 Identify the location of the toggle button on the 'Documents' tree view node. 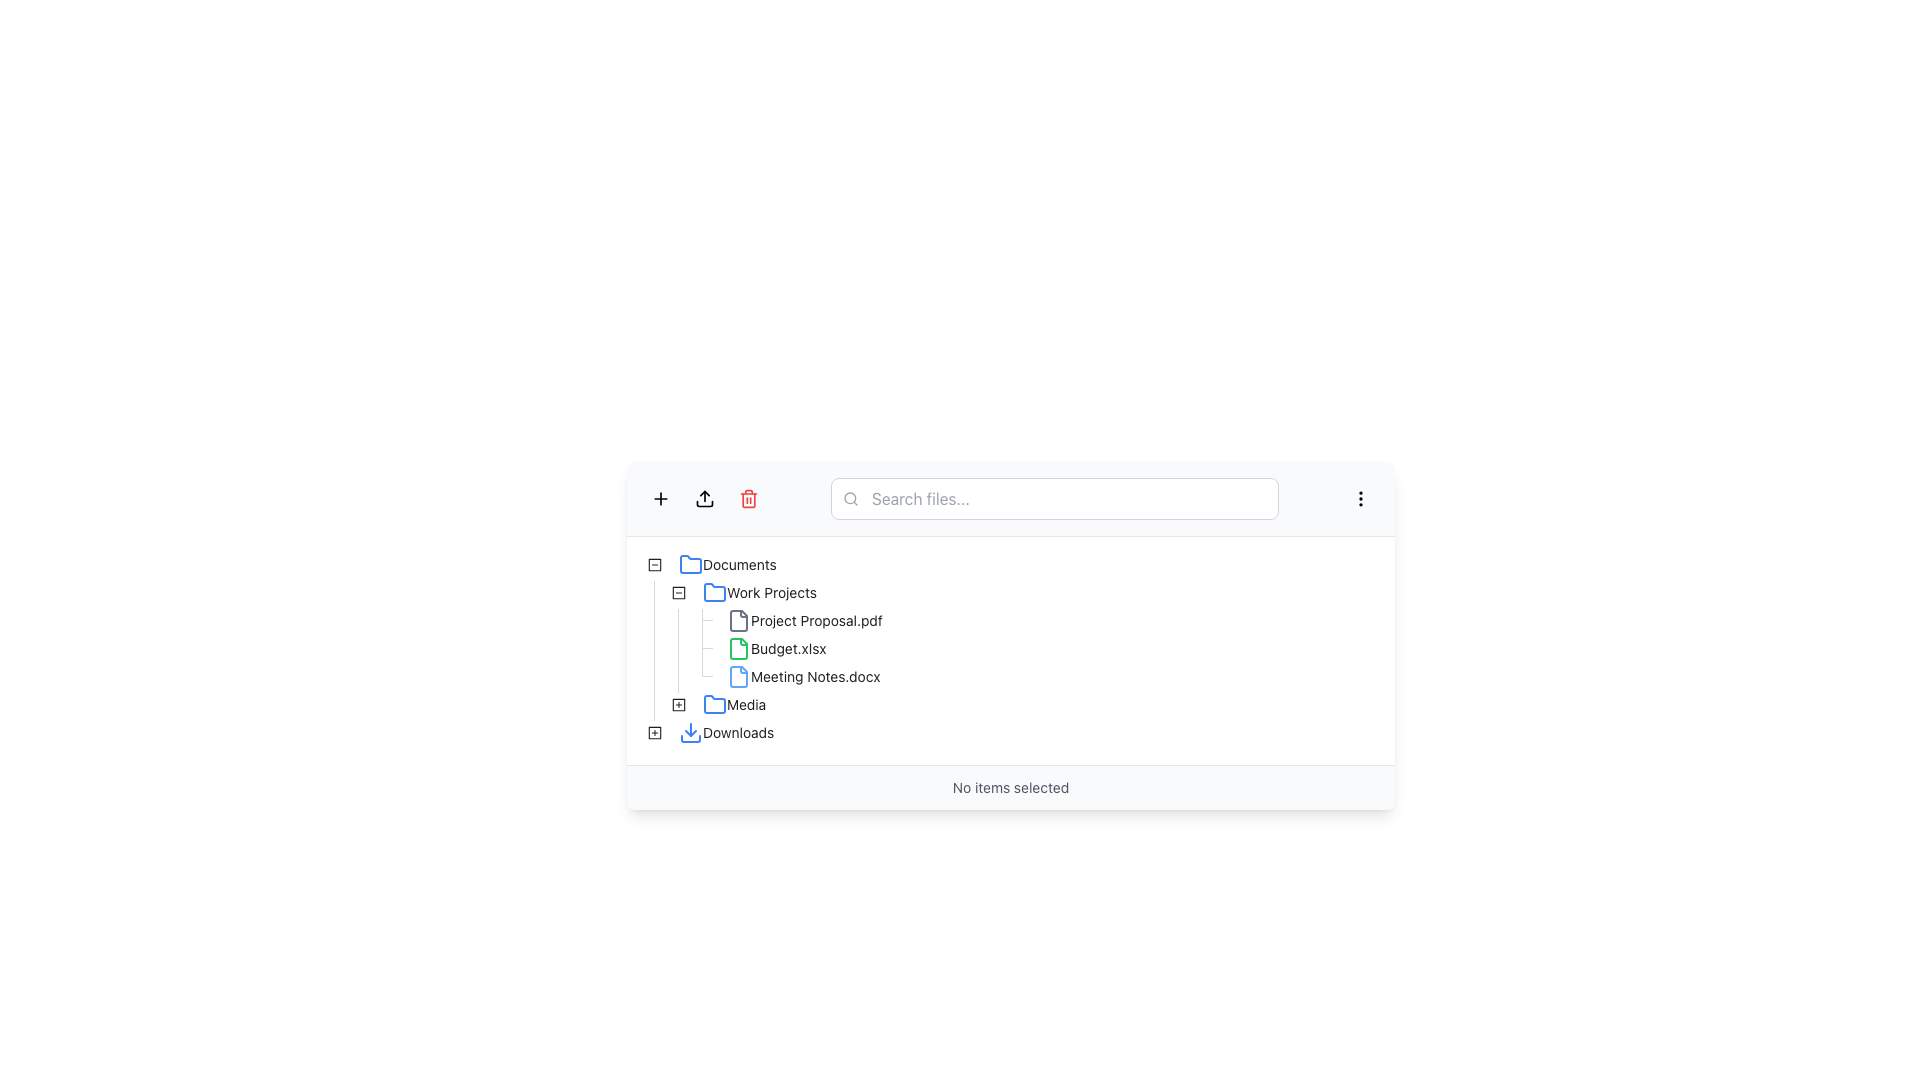
(713, 564).